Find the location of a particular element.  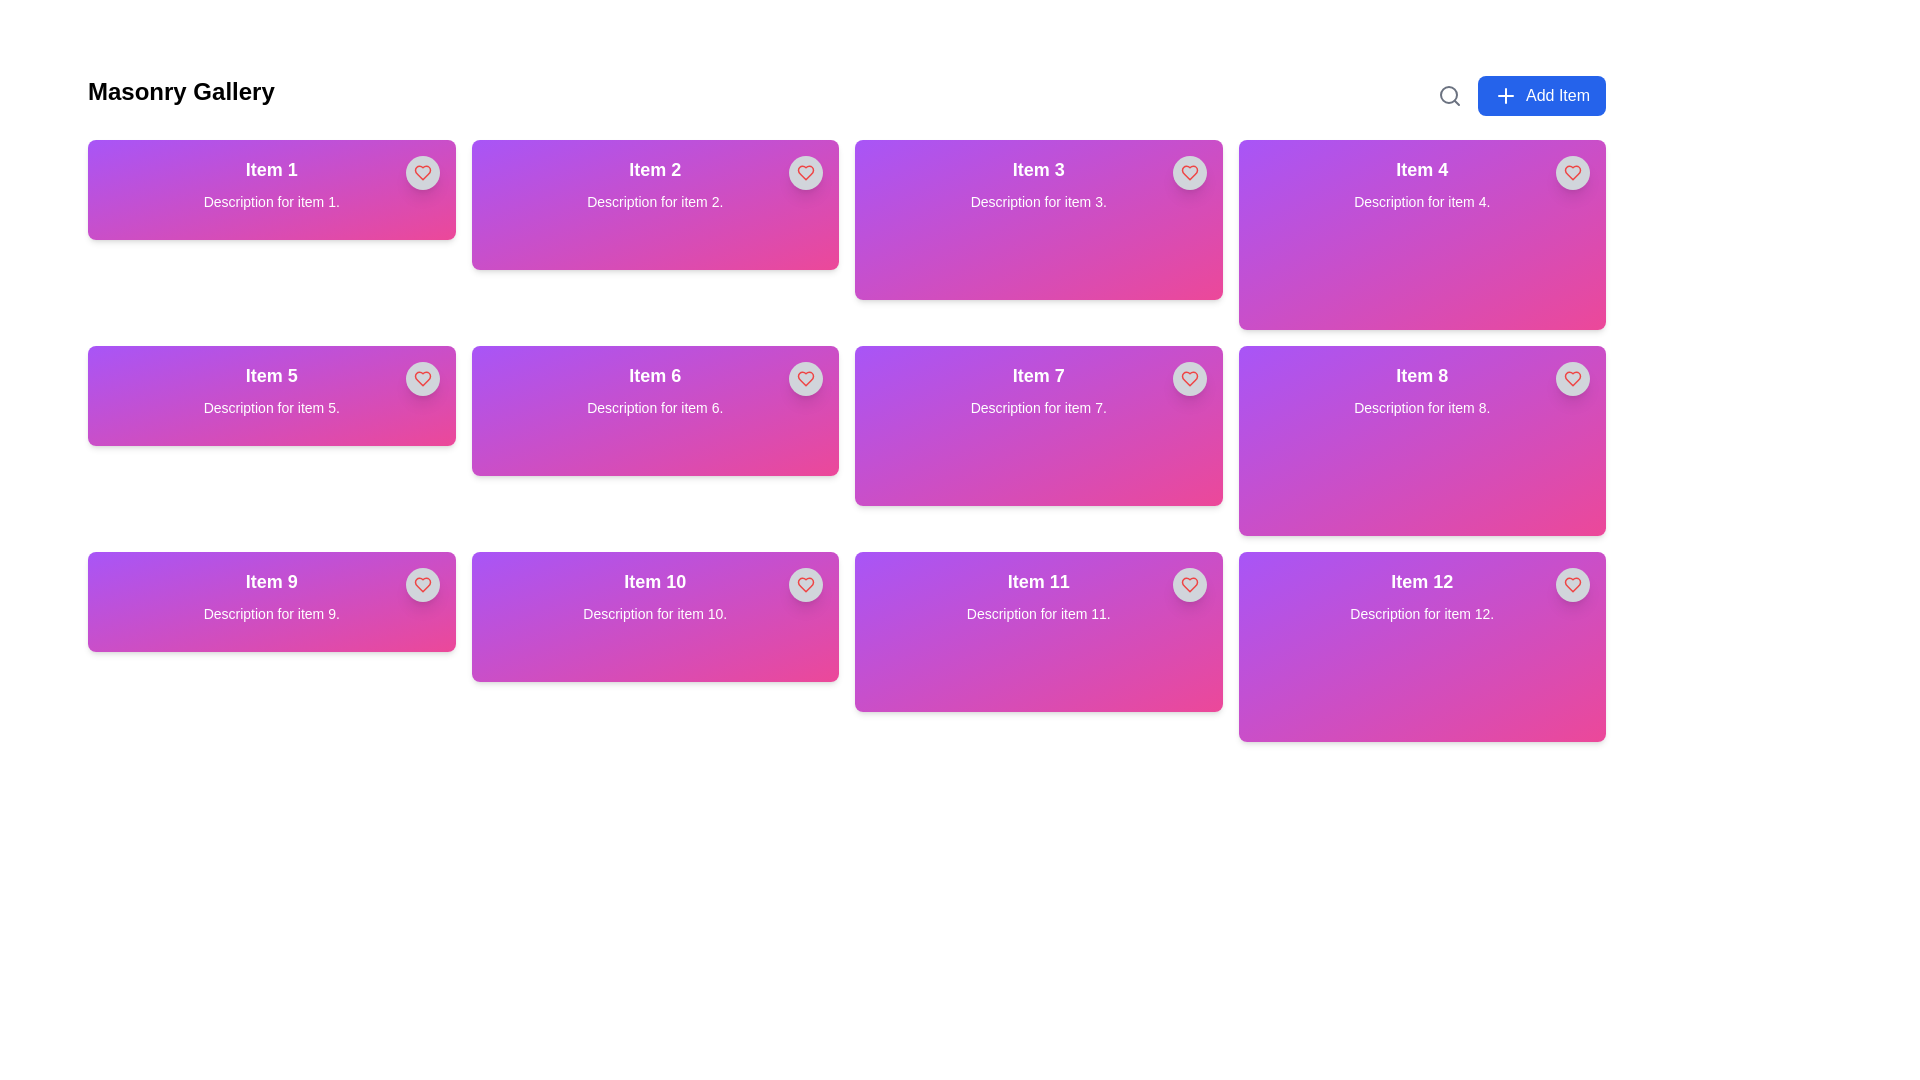

the circular component of the magnifying glass icon, which signifies search functionality in the interface is located at coordinates (1449, 95).